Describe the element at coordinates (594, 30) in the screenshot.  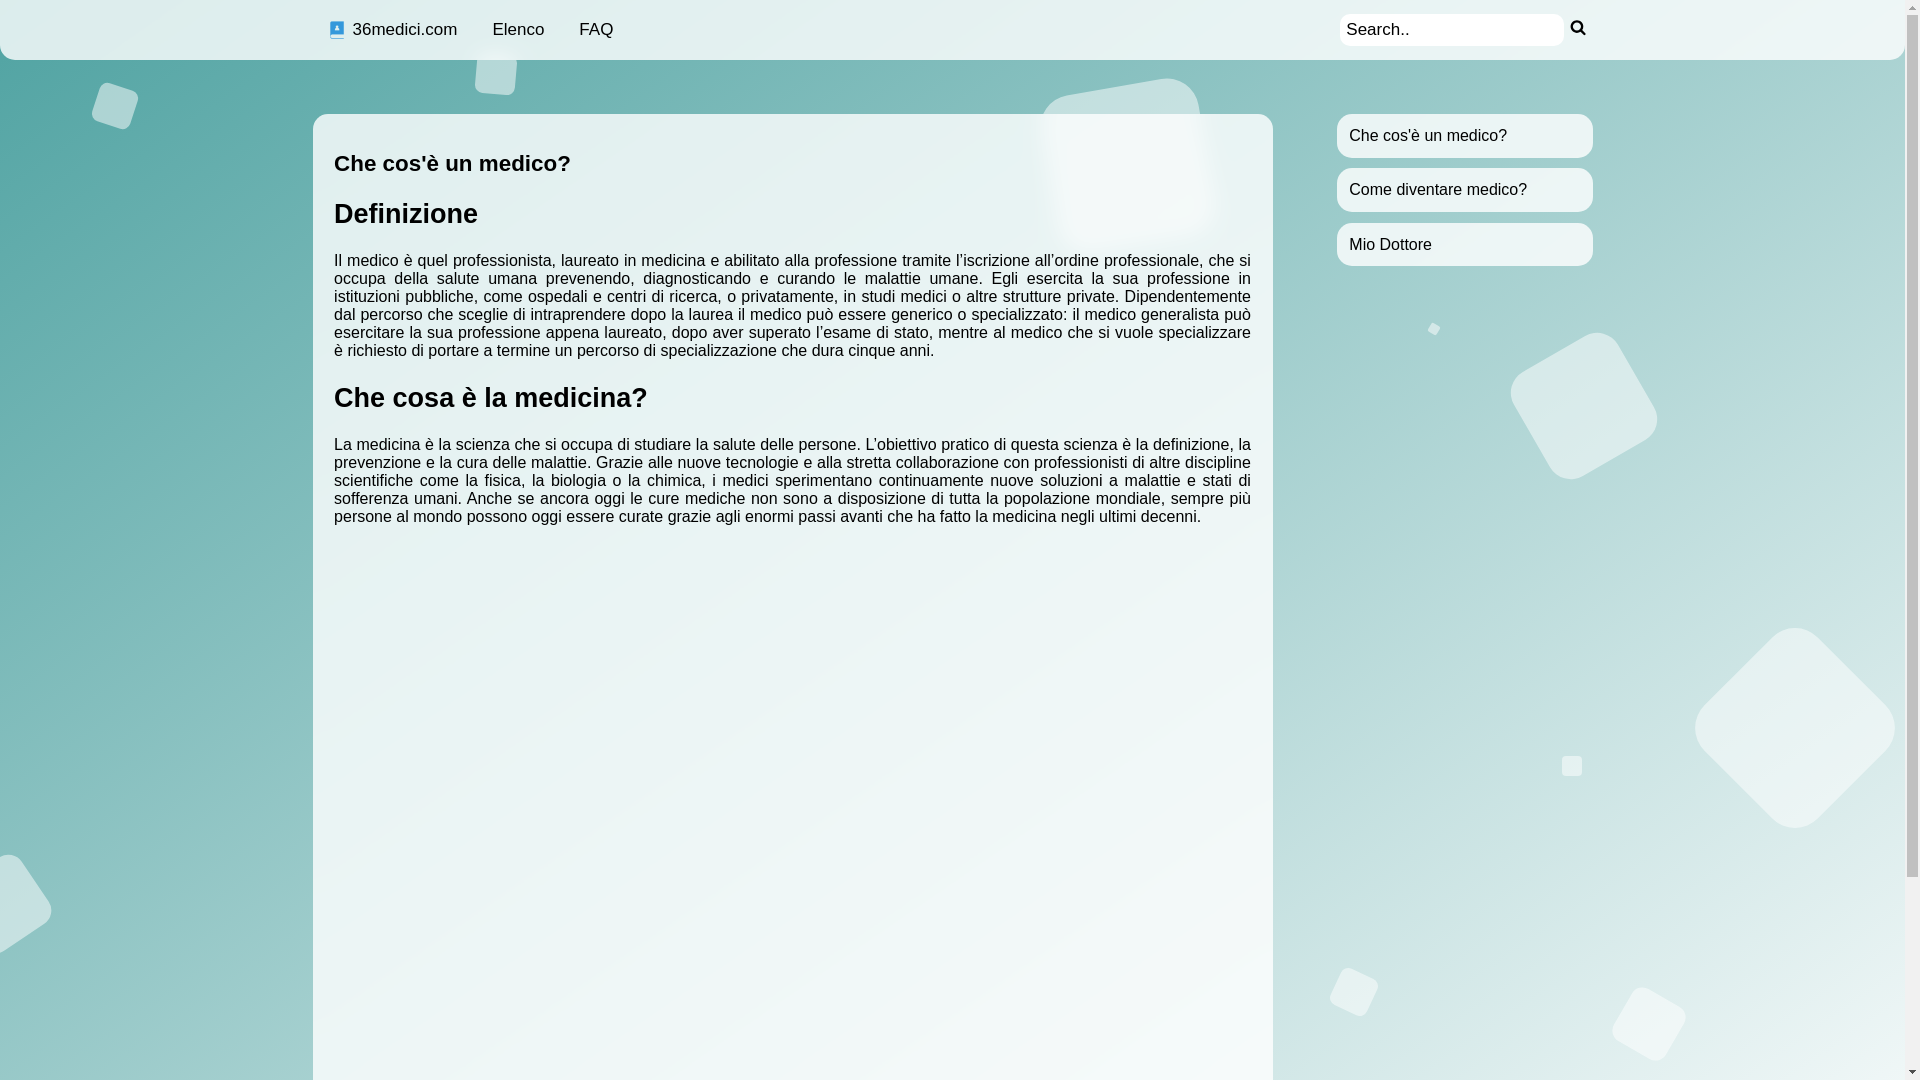
I see `'FAQ'` at that location.